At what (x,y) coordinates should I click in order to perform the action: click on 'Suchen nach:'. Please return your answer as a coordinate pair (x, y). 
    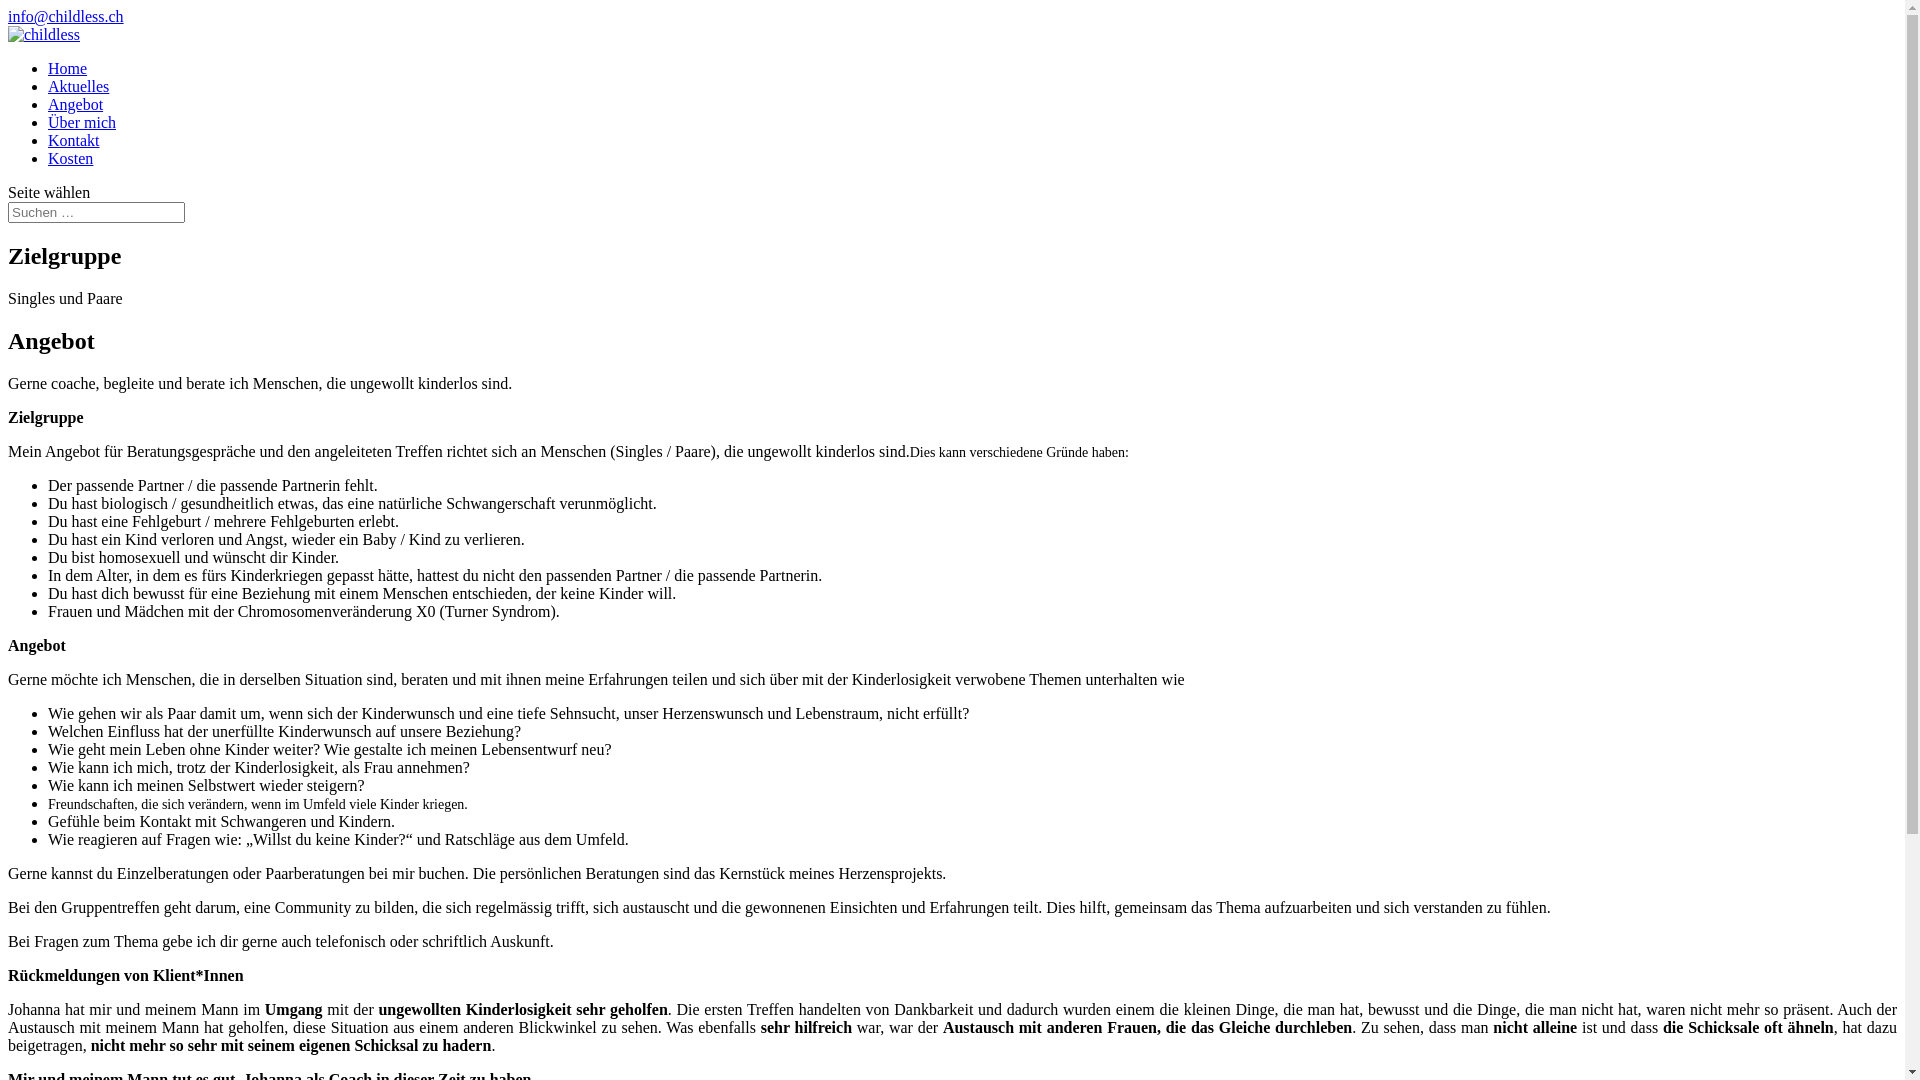
    Looking at the image, I should click on (95, 212).